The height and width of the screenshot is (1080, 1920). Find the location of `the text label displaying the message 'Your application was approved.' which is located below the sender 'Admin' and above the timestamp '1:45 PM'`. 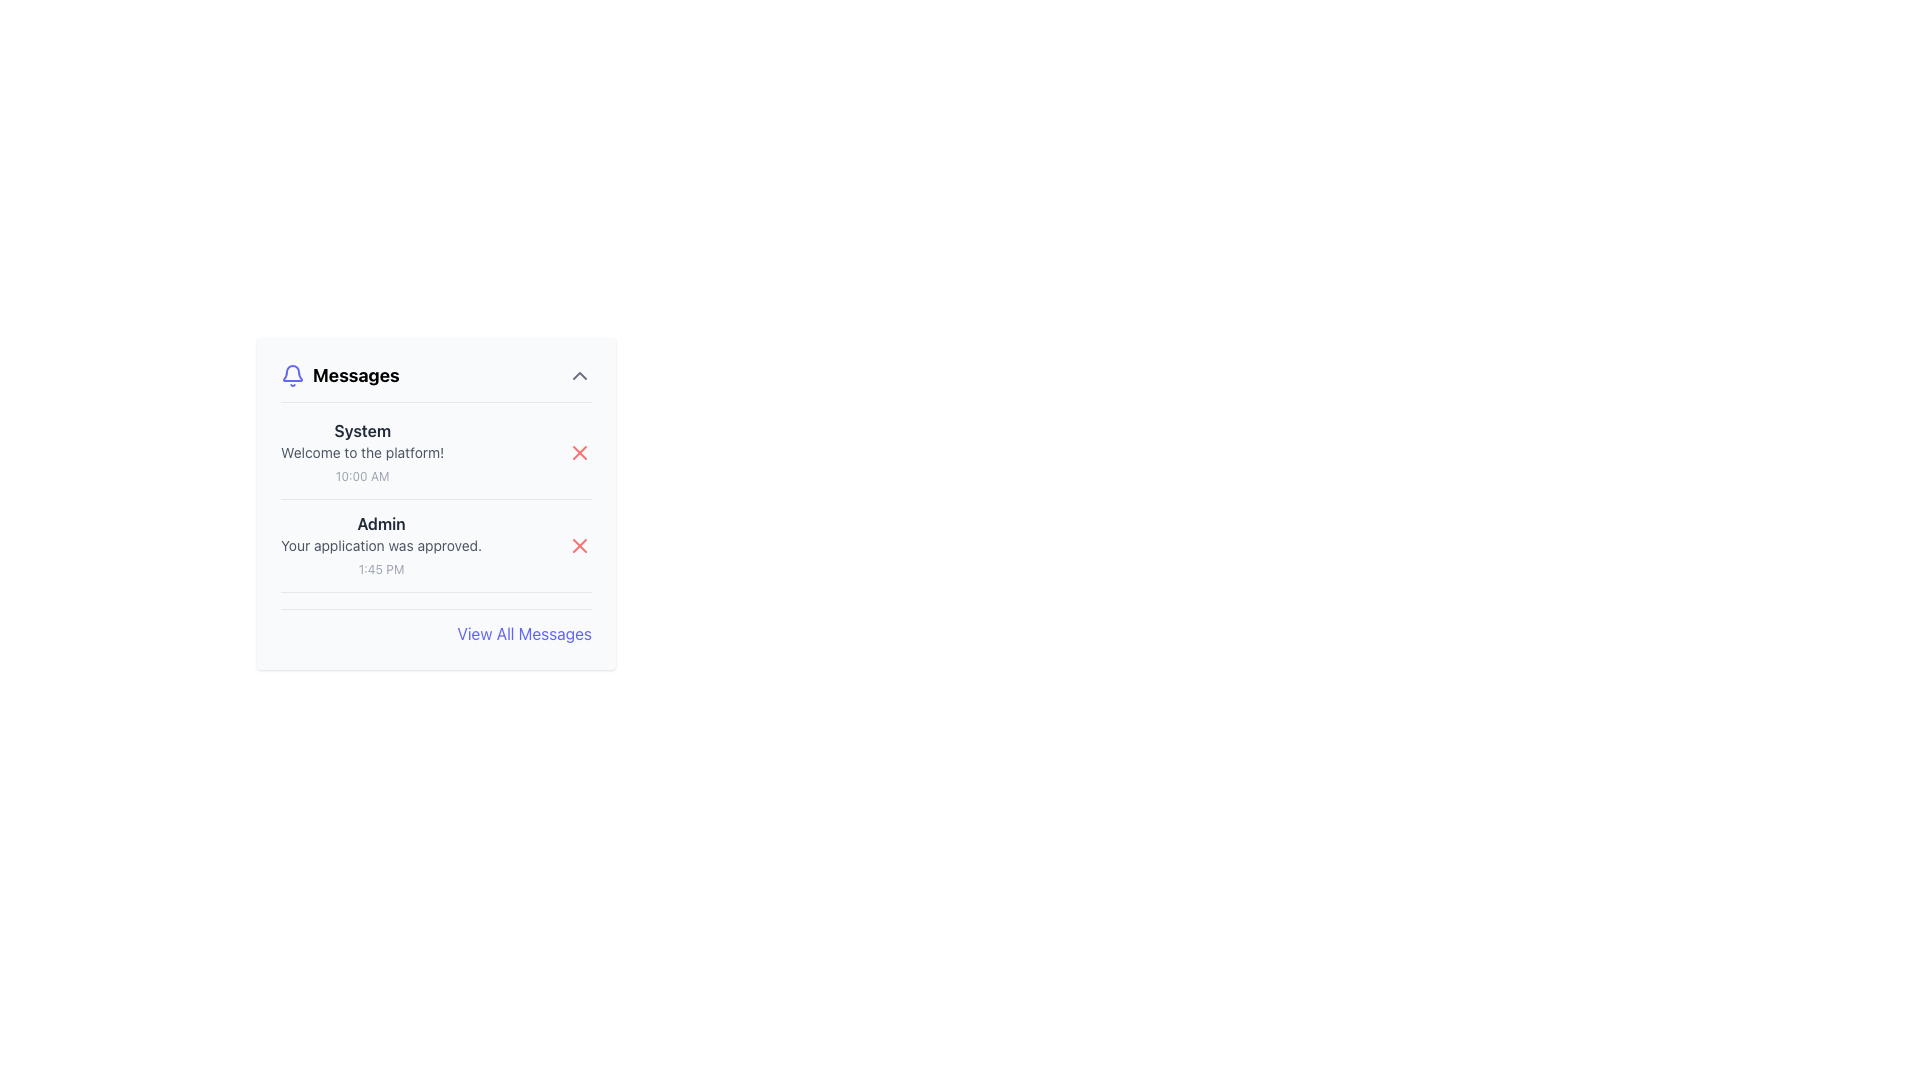

the text label displaying the message 'Your application was approved.' which is located below the sender 'Admin' and above the timestamp '1:45 PM' is located at coordinates (381, 546).